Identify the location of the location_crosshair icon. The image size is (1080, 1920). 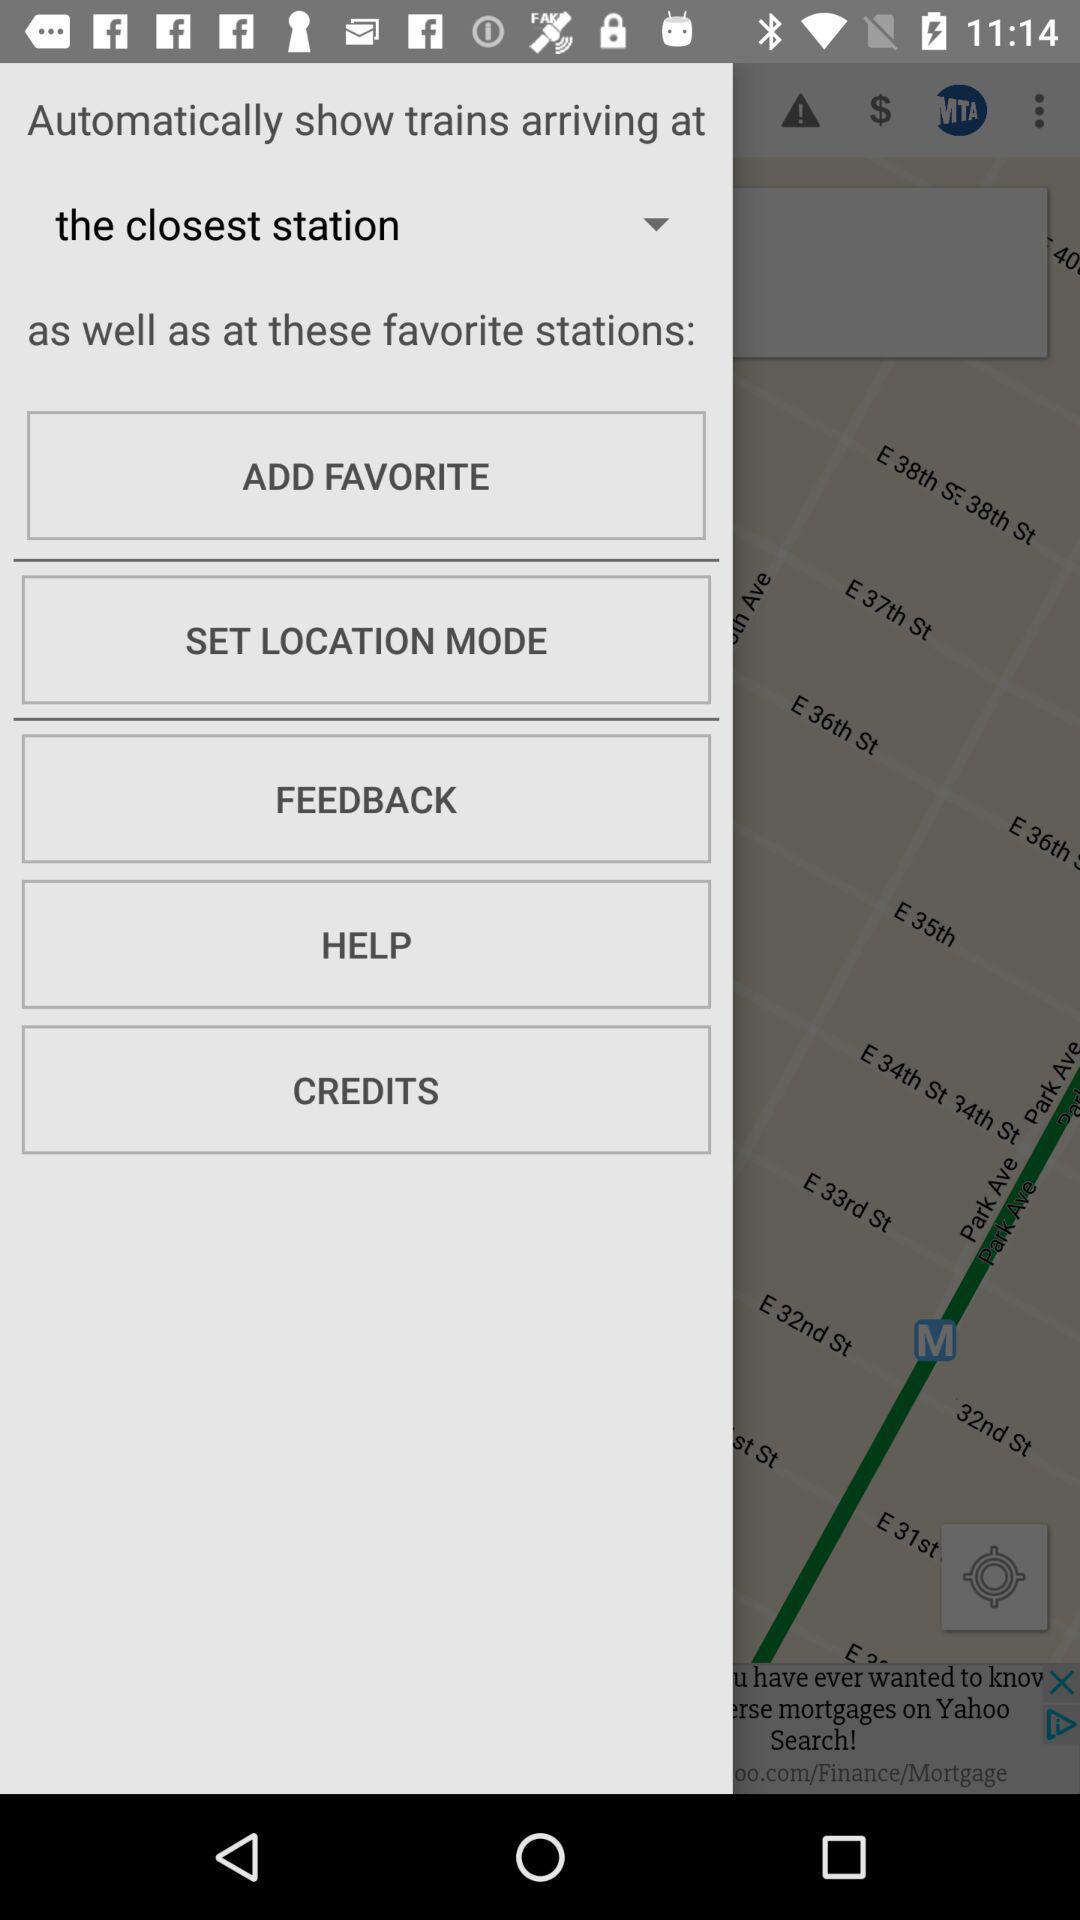
(994, 1575).